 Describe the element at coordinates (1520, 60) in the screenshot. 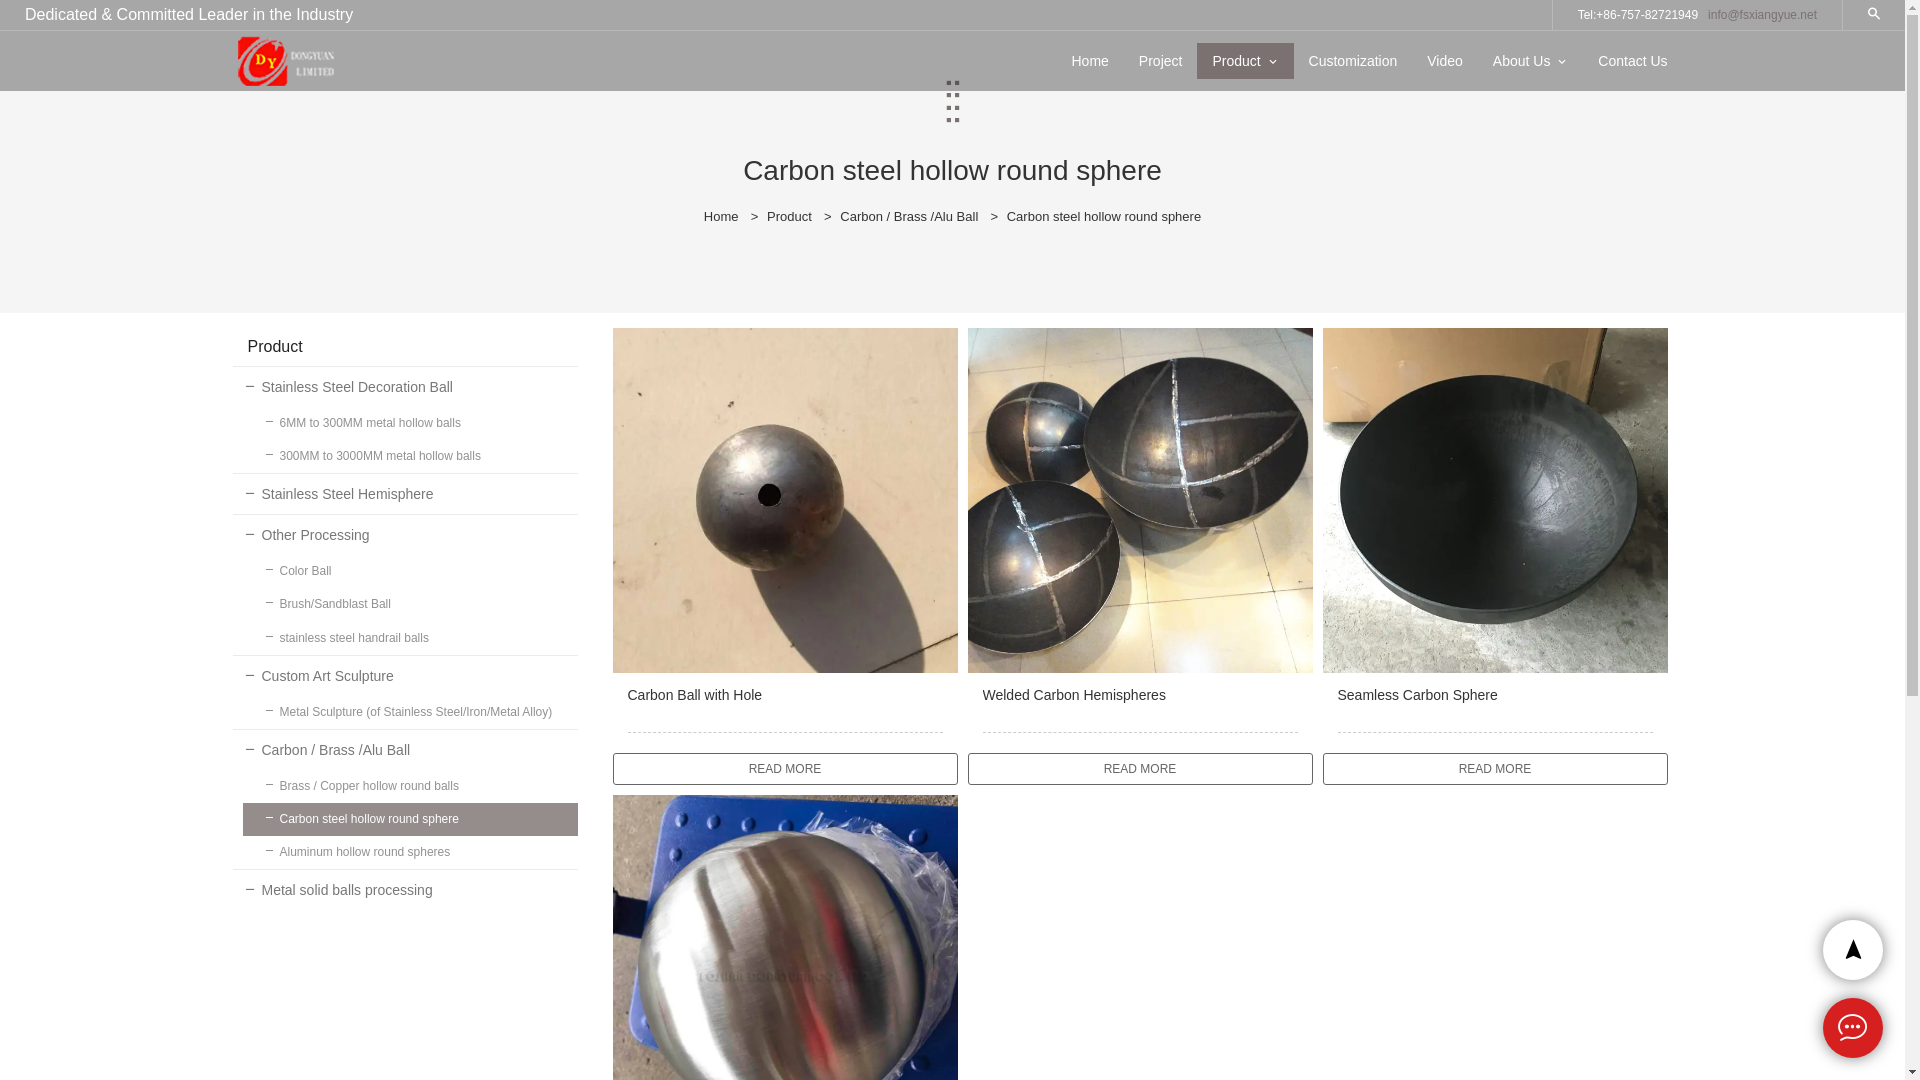

I see `'About Us'` at that location.